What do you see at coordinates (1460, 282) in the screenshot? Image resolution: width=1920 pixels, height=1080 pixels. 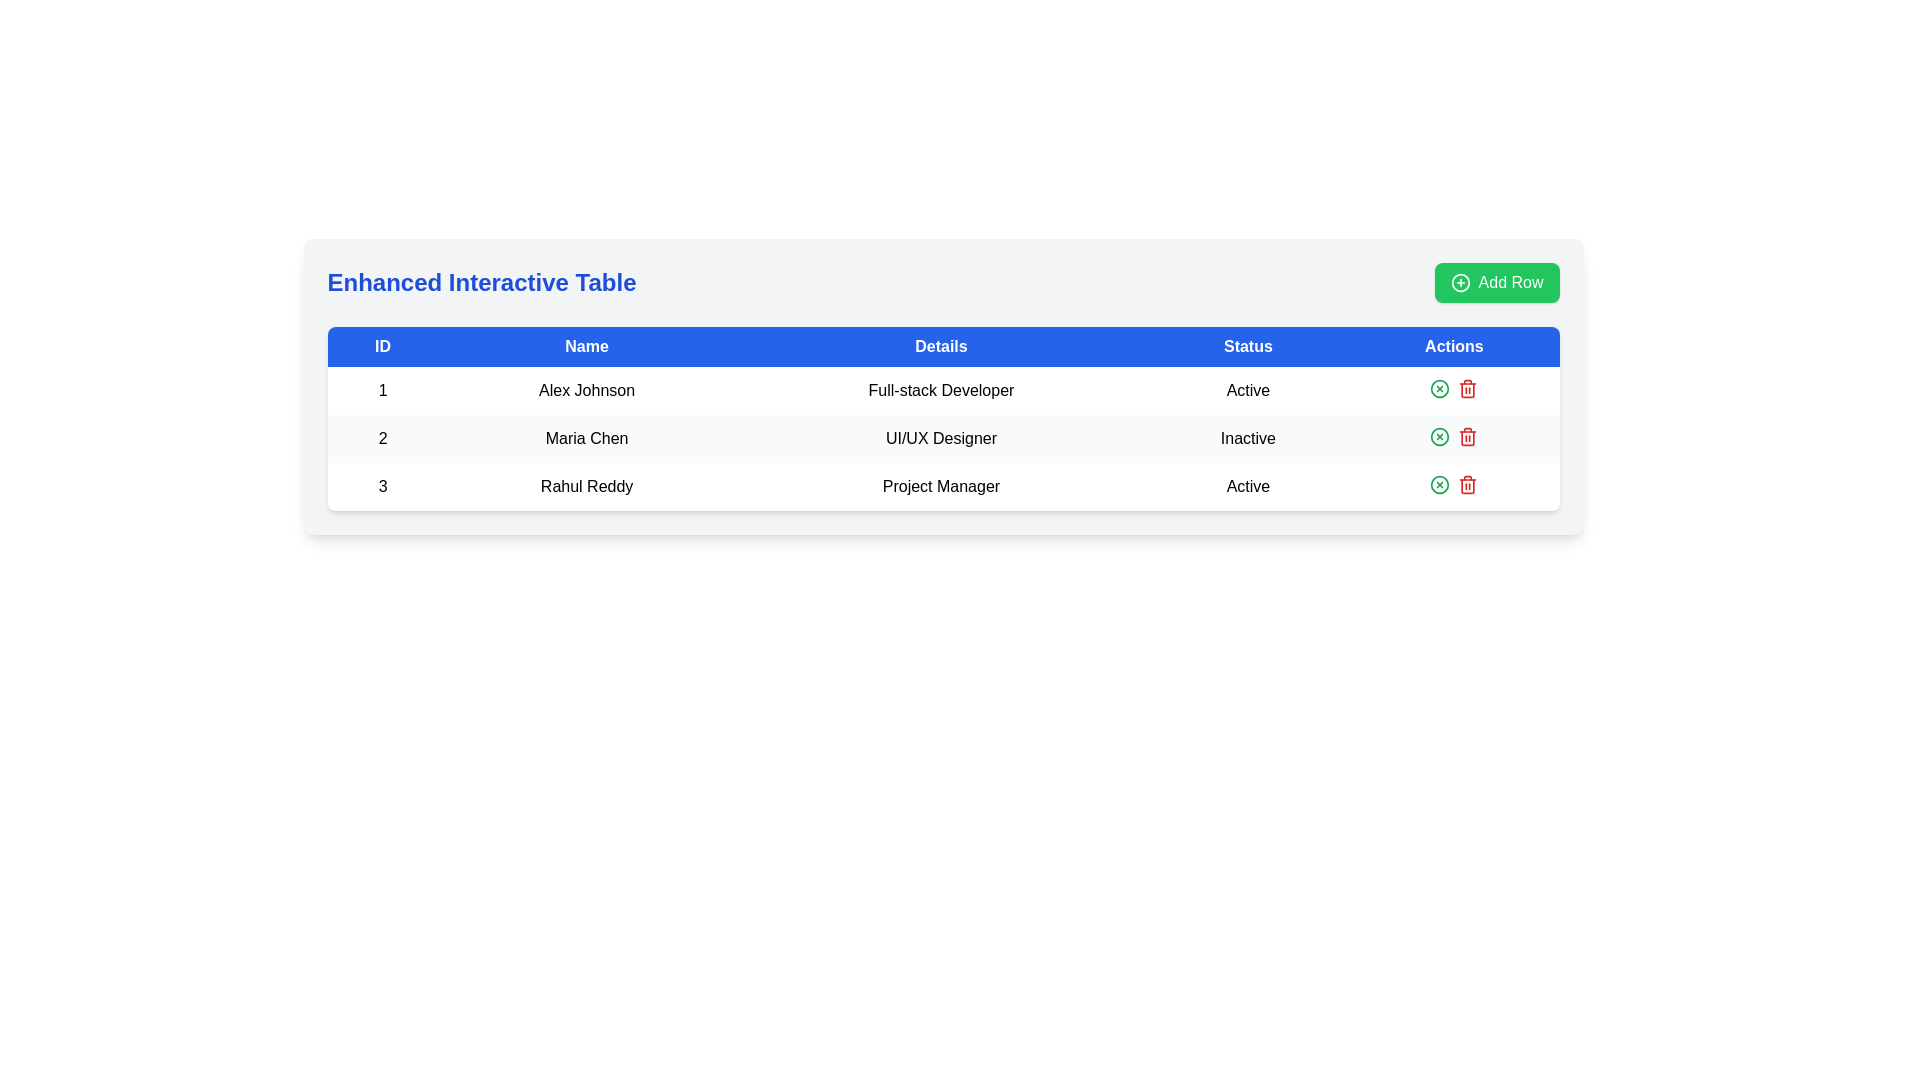 I see `the green circular icon with a white outlined plus sign located to the left of the 'Add Row' button` at bounding box center [1460, 282].